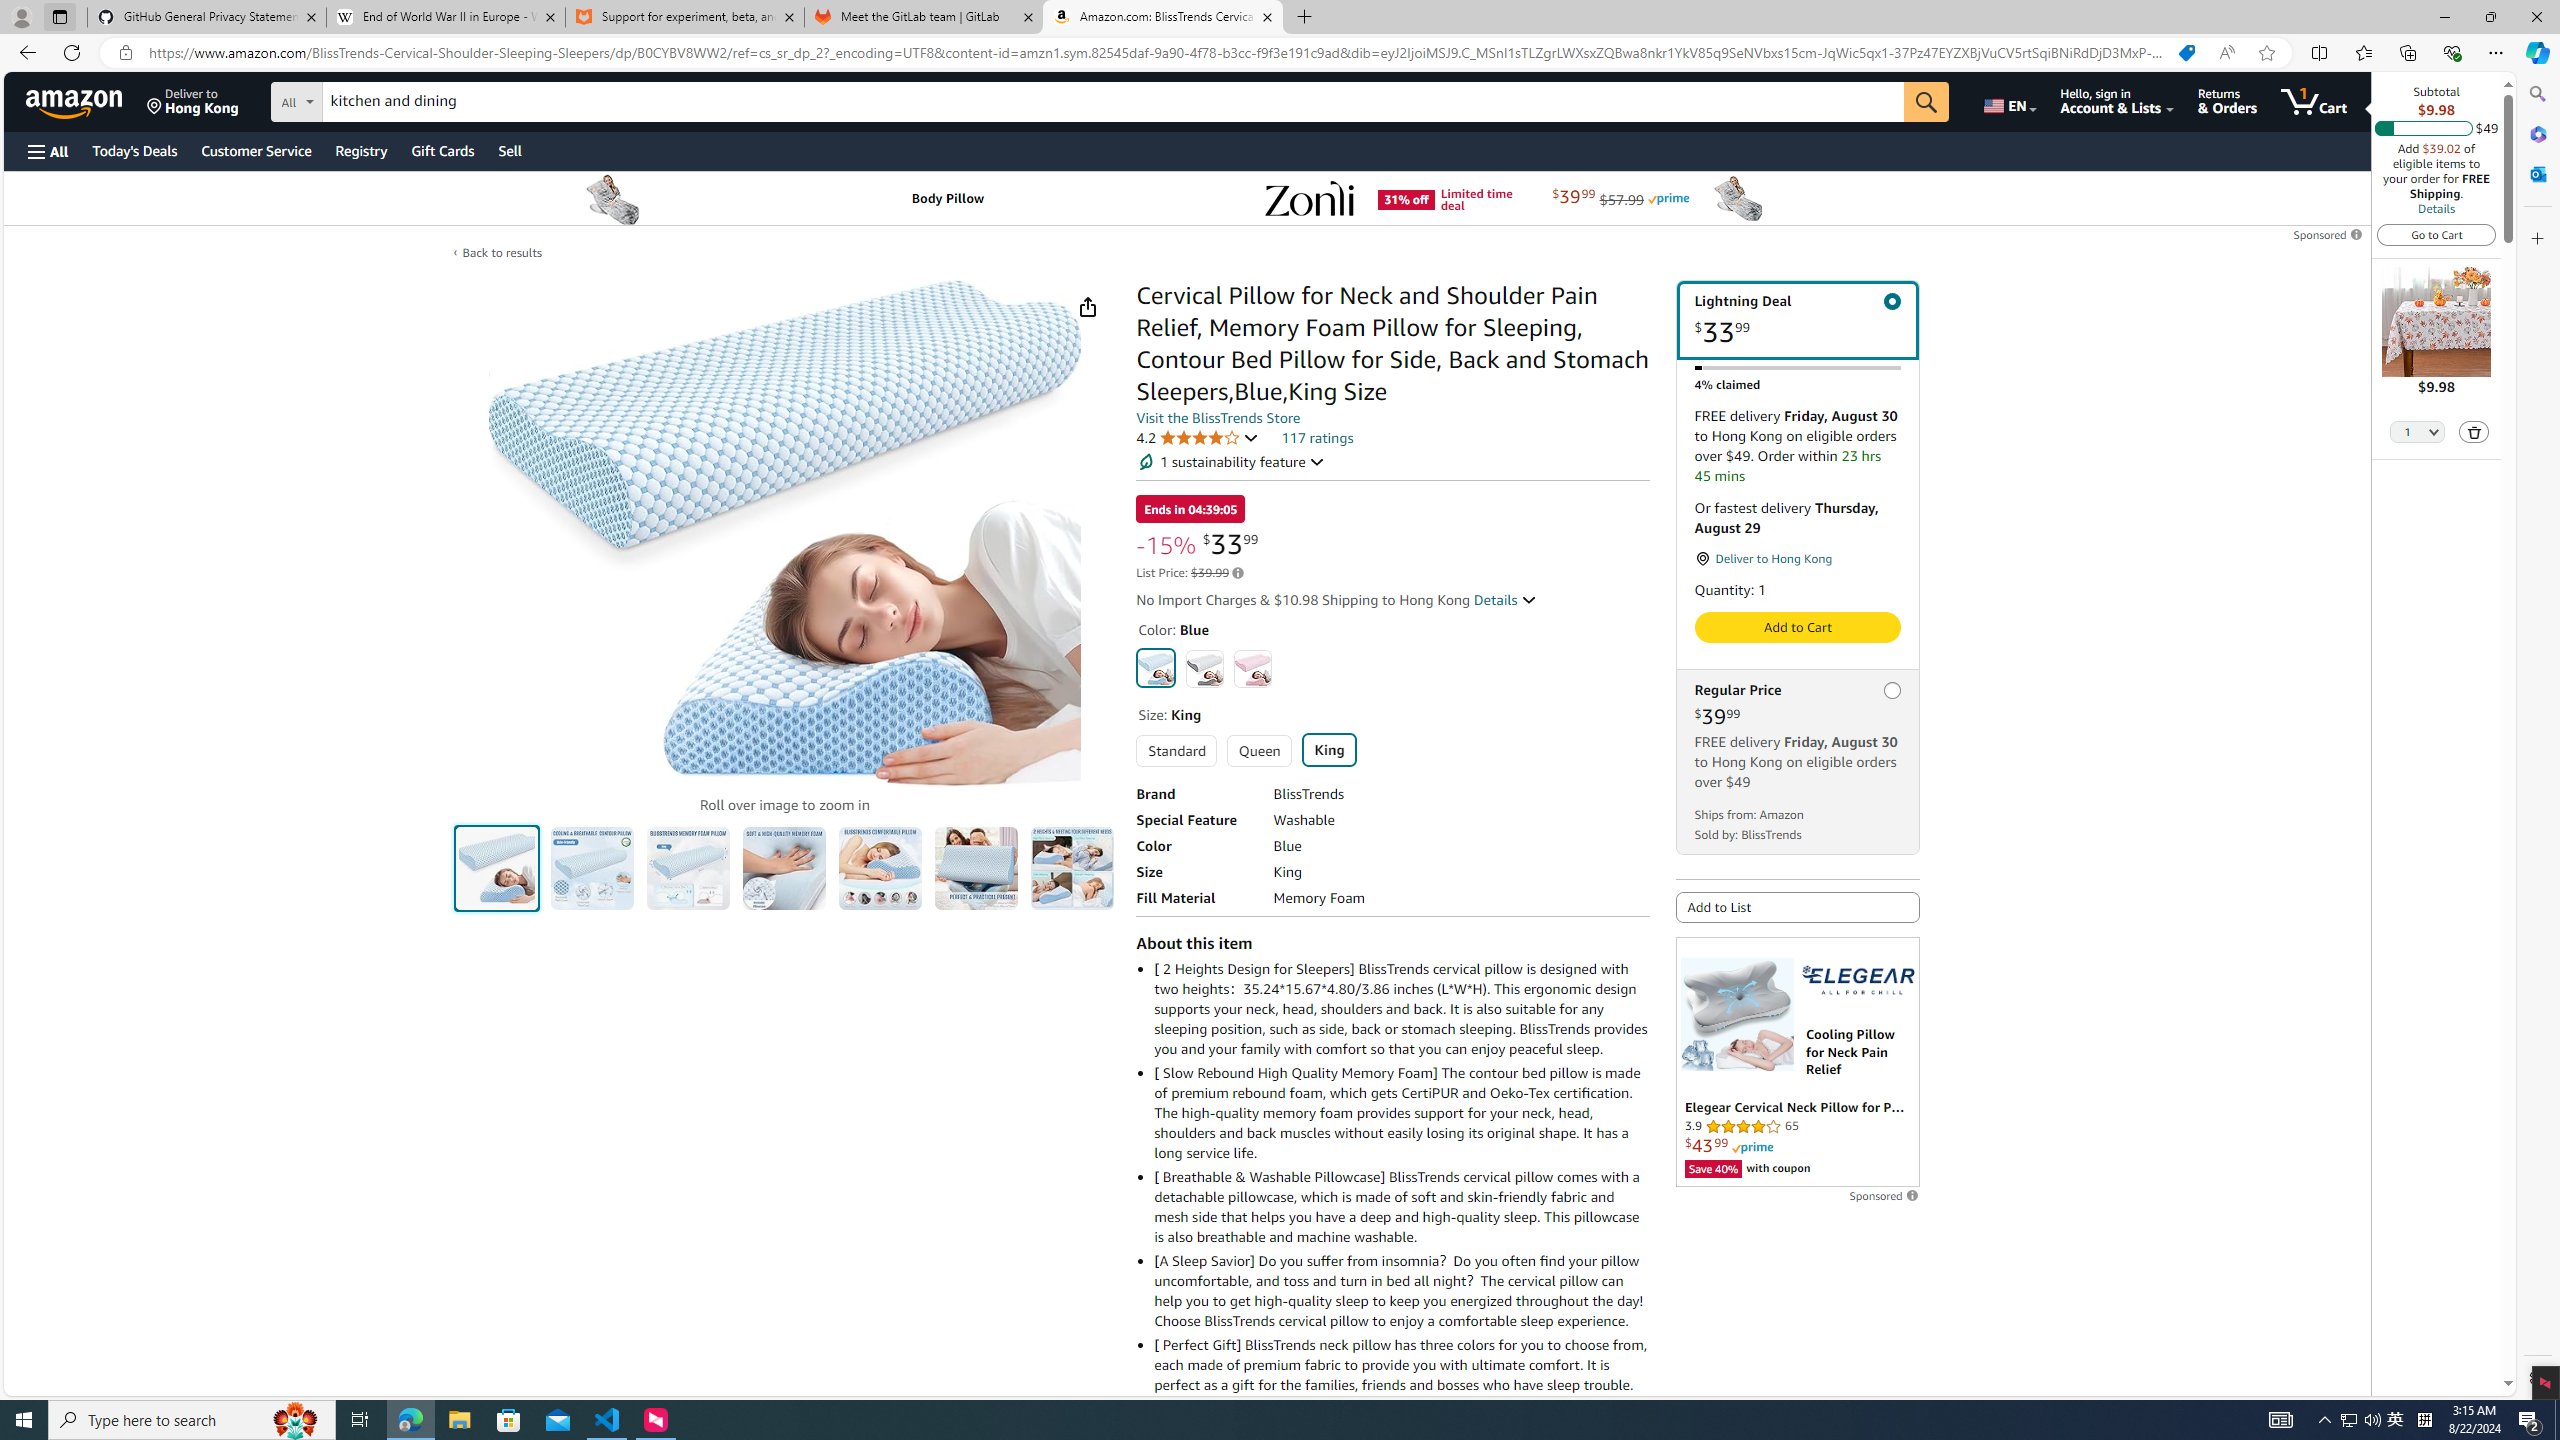  Describe the element at coordinates (1251, 667) in the screenshot. I see `'Pink'` at that location.